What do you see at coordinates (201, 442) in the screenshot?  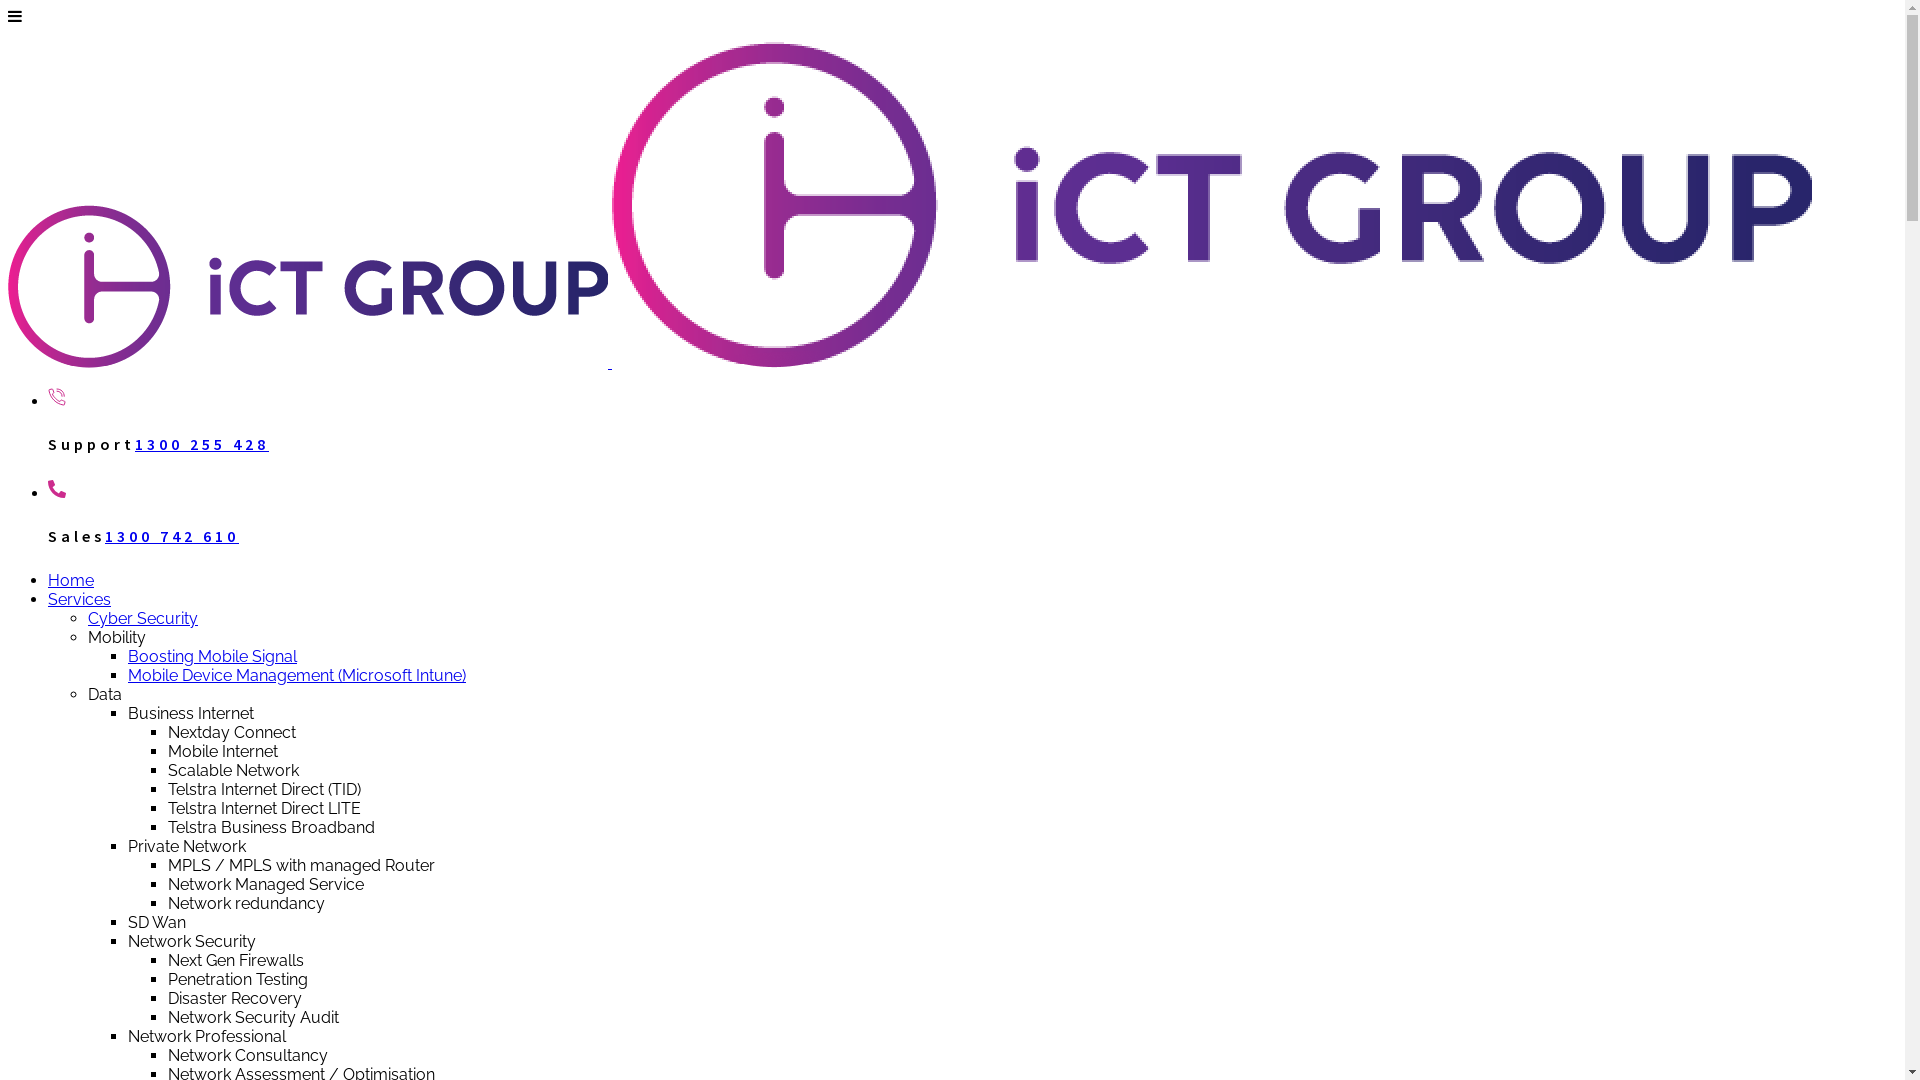 I see `'1300 255 428'` at bounding box center [201, 442].